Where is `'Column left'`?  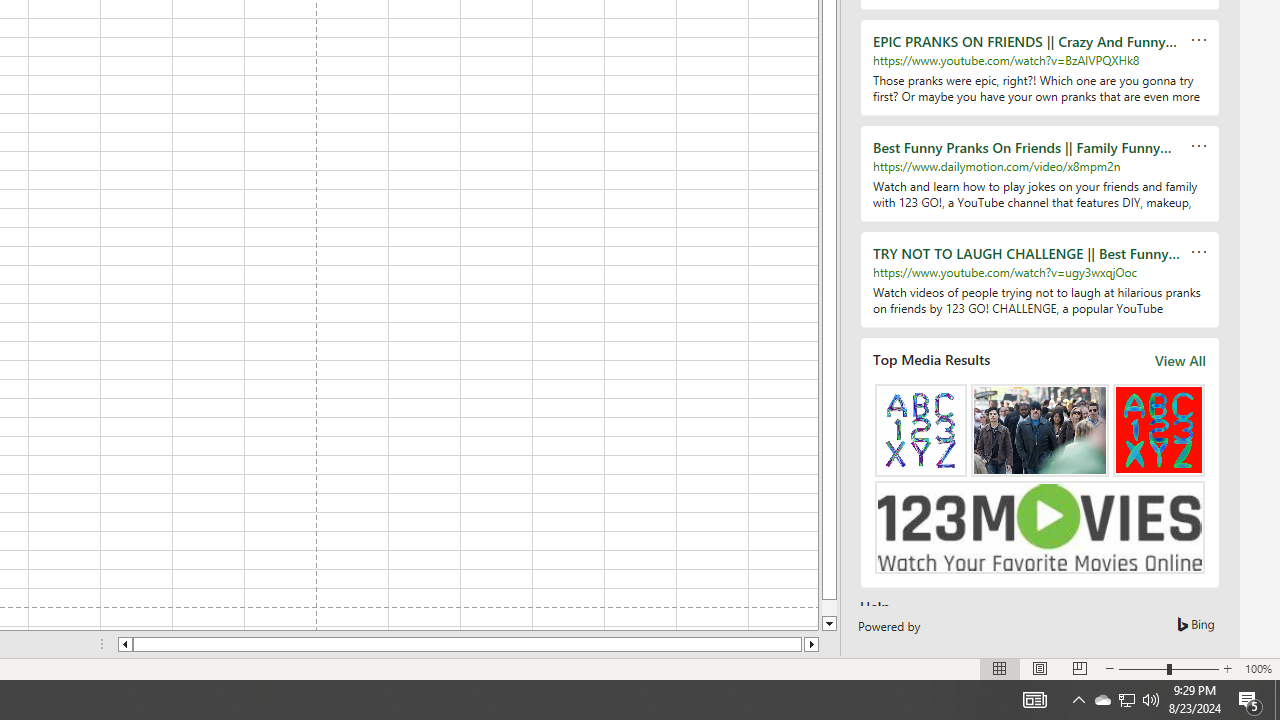 'Column left' is located at coordinates (123, 644).